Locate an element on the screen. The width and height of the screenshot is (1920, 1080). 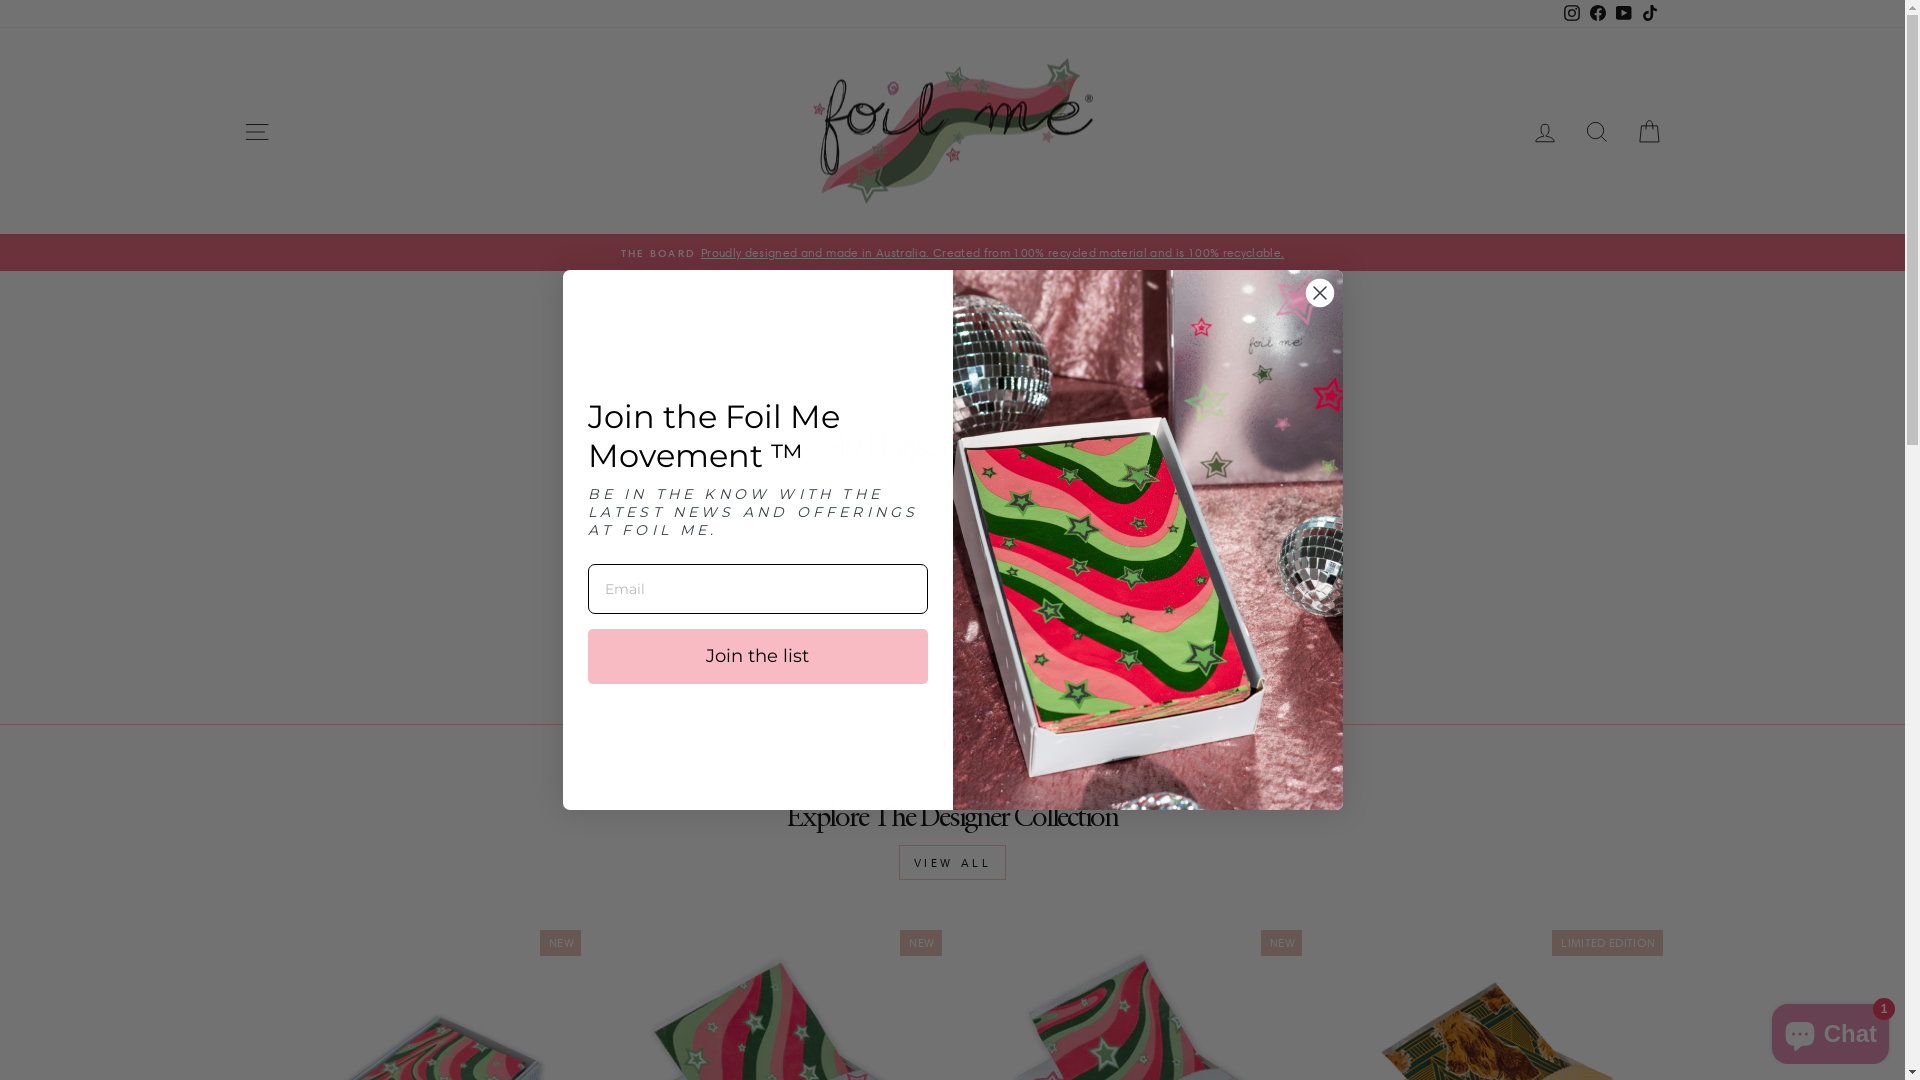
'CART' is located at coordinates (1647, 131).